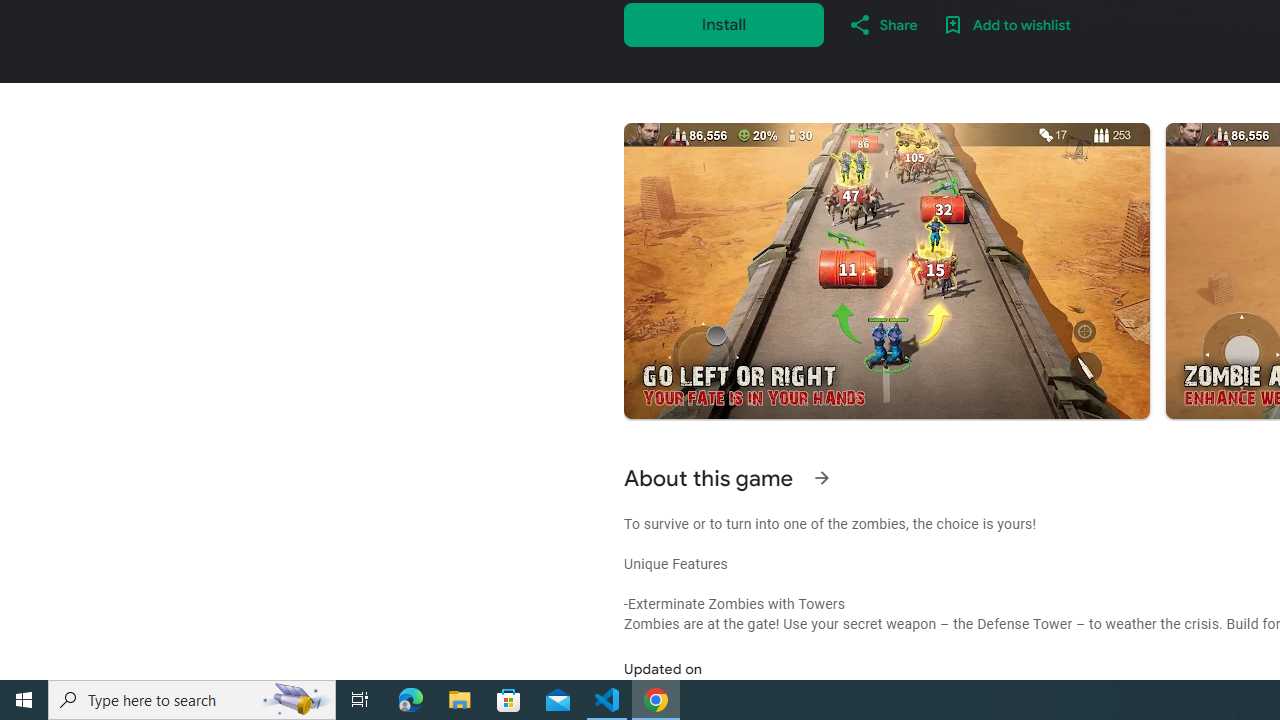 This screenshot has width=1280, height=720. Describe the element at coordinates (1006, 24) in the screenshot. I see `'Add to wishlist'` at that location.